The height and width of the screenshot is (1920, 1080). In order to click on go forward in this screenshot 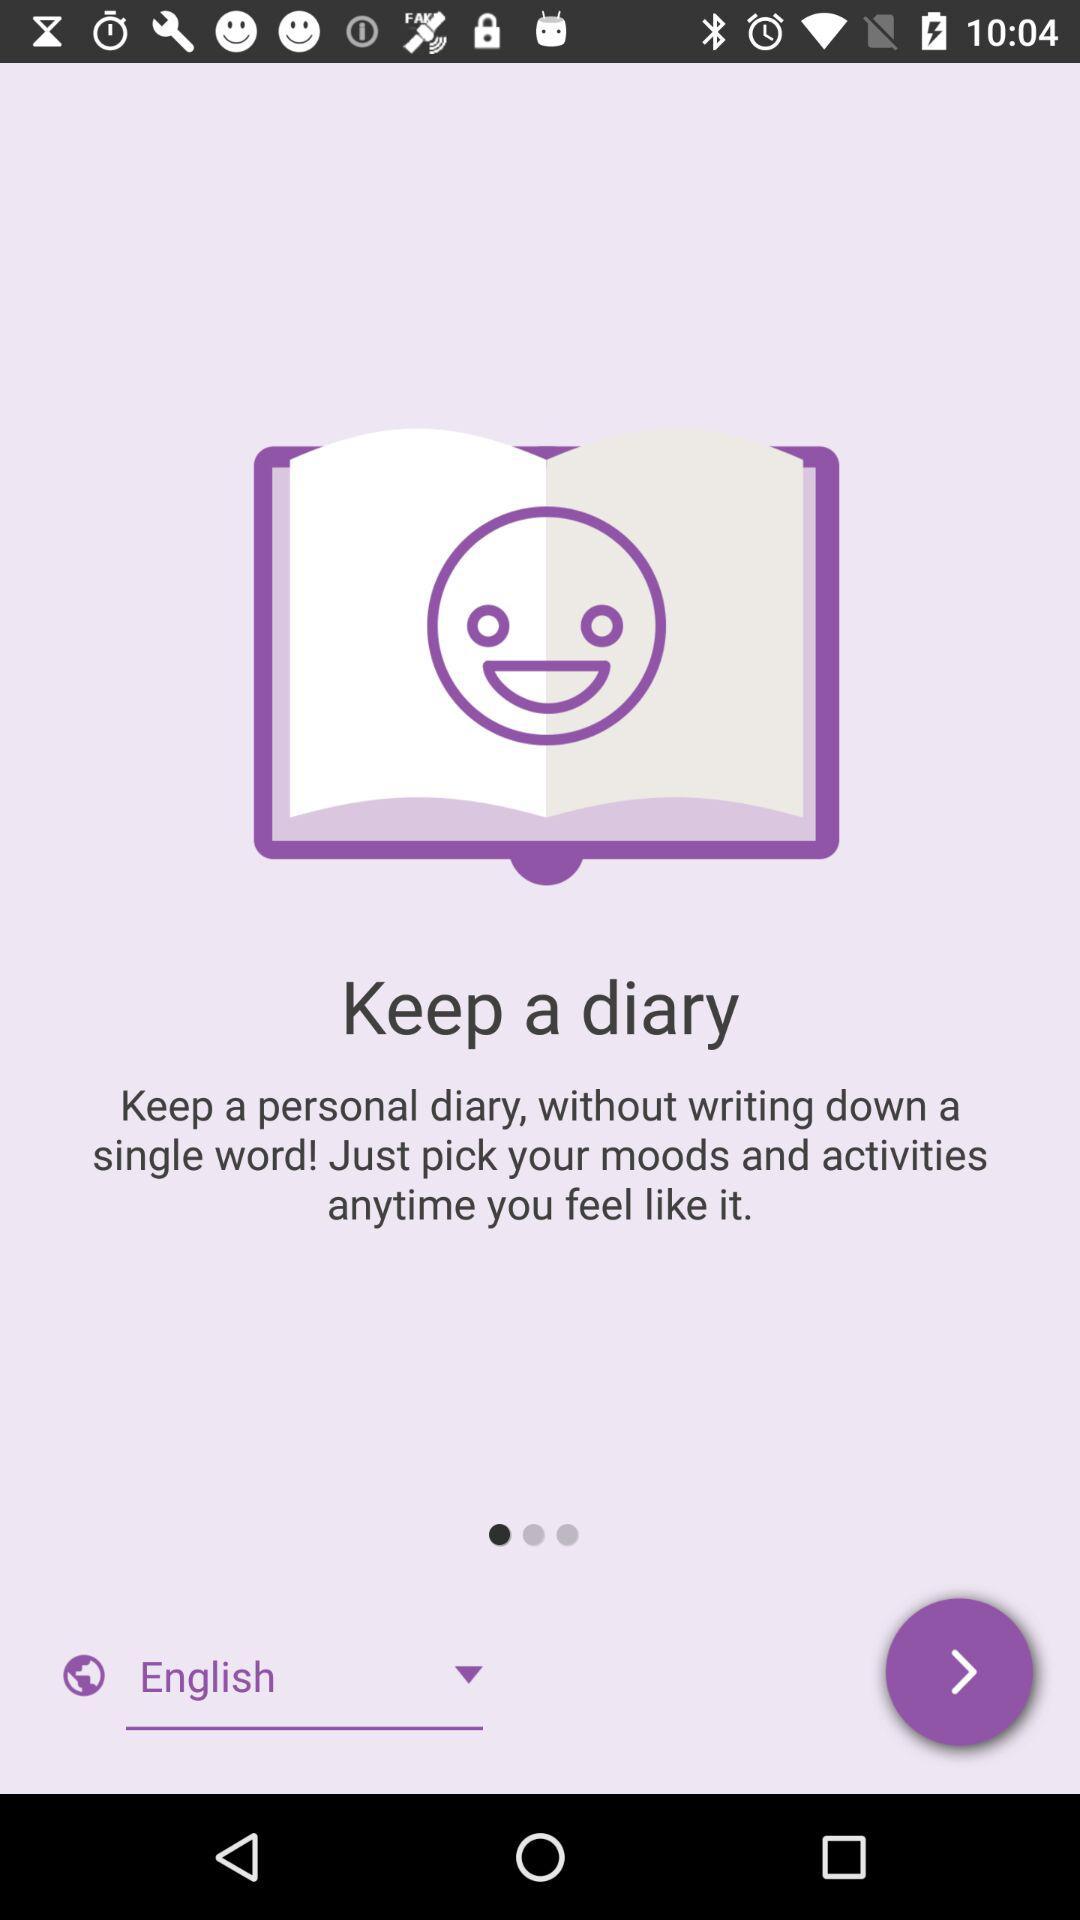, I will do `click(960, 1675)`.